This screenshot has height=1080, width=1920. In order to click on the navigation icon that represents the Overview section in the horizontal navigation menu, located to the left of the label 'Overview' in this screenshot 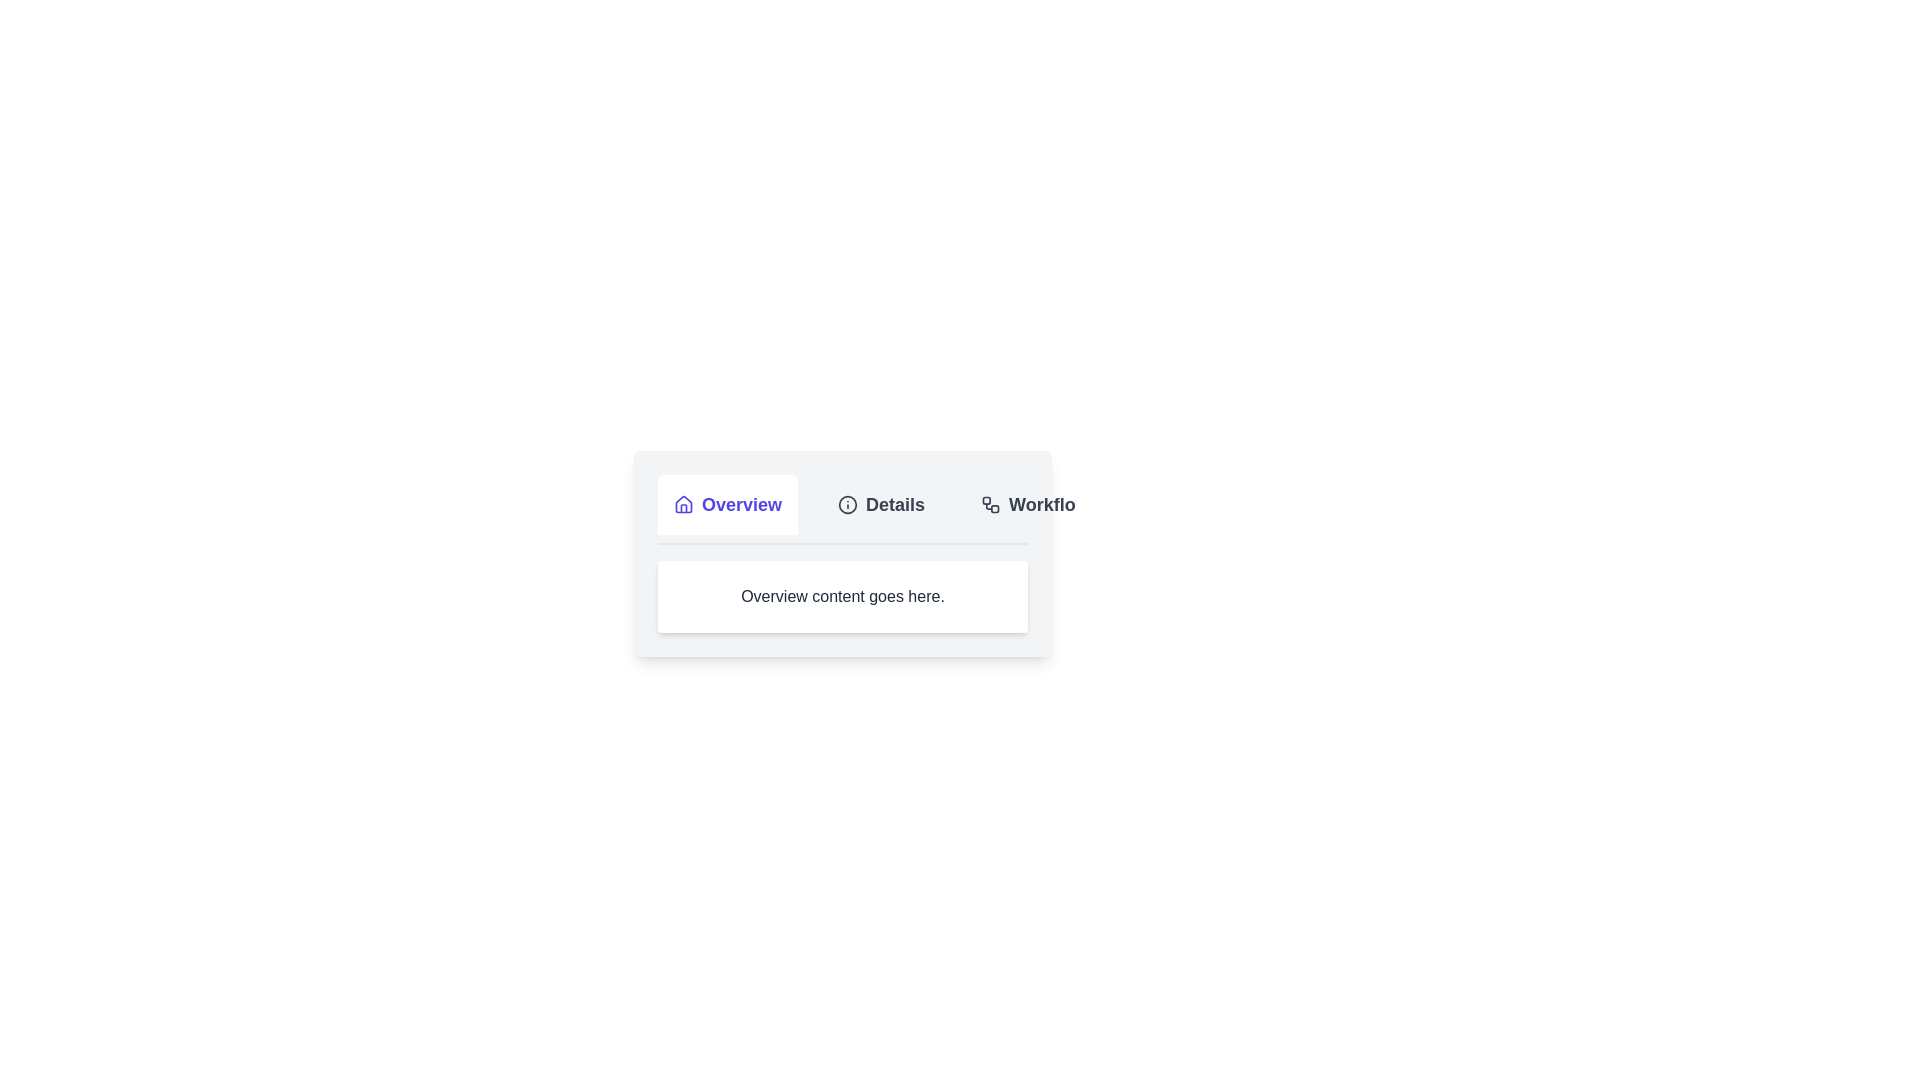, I will do `click(684, 503)`.